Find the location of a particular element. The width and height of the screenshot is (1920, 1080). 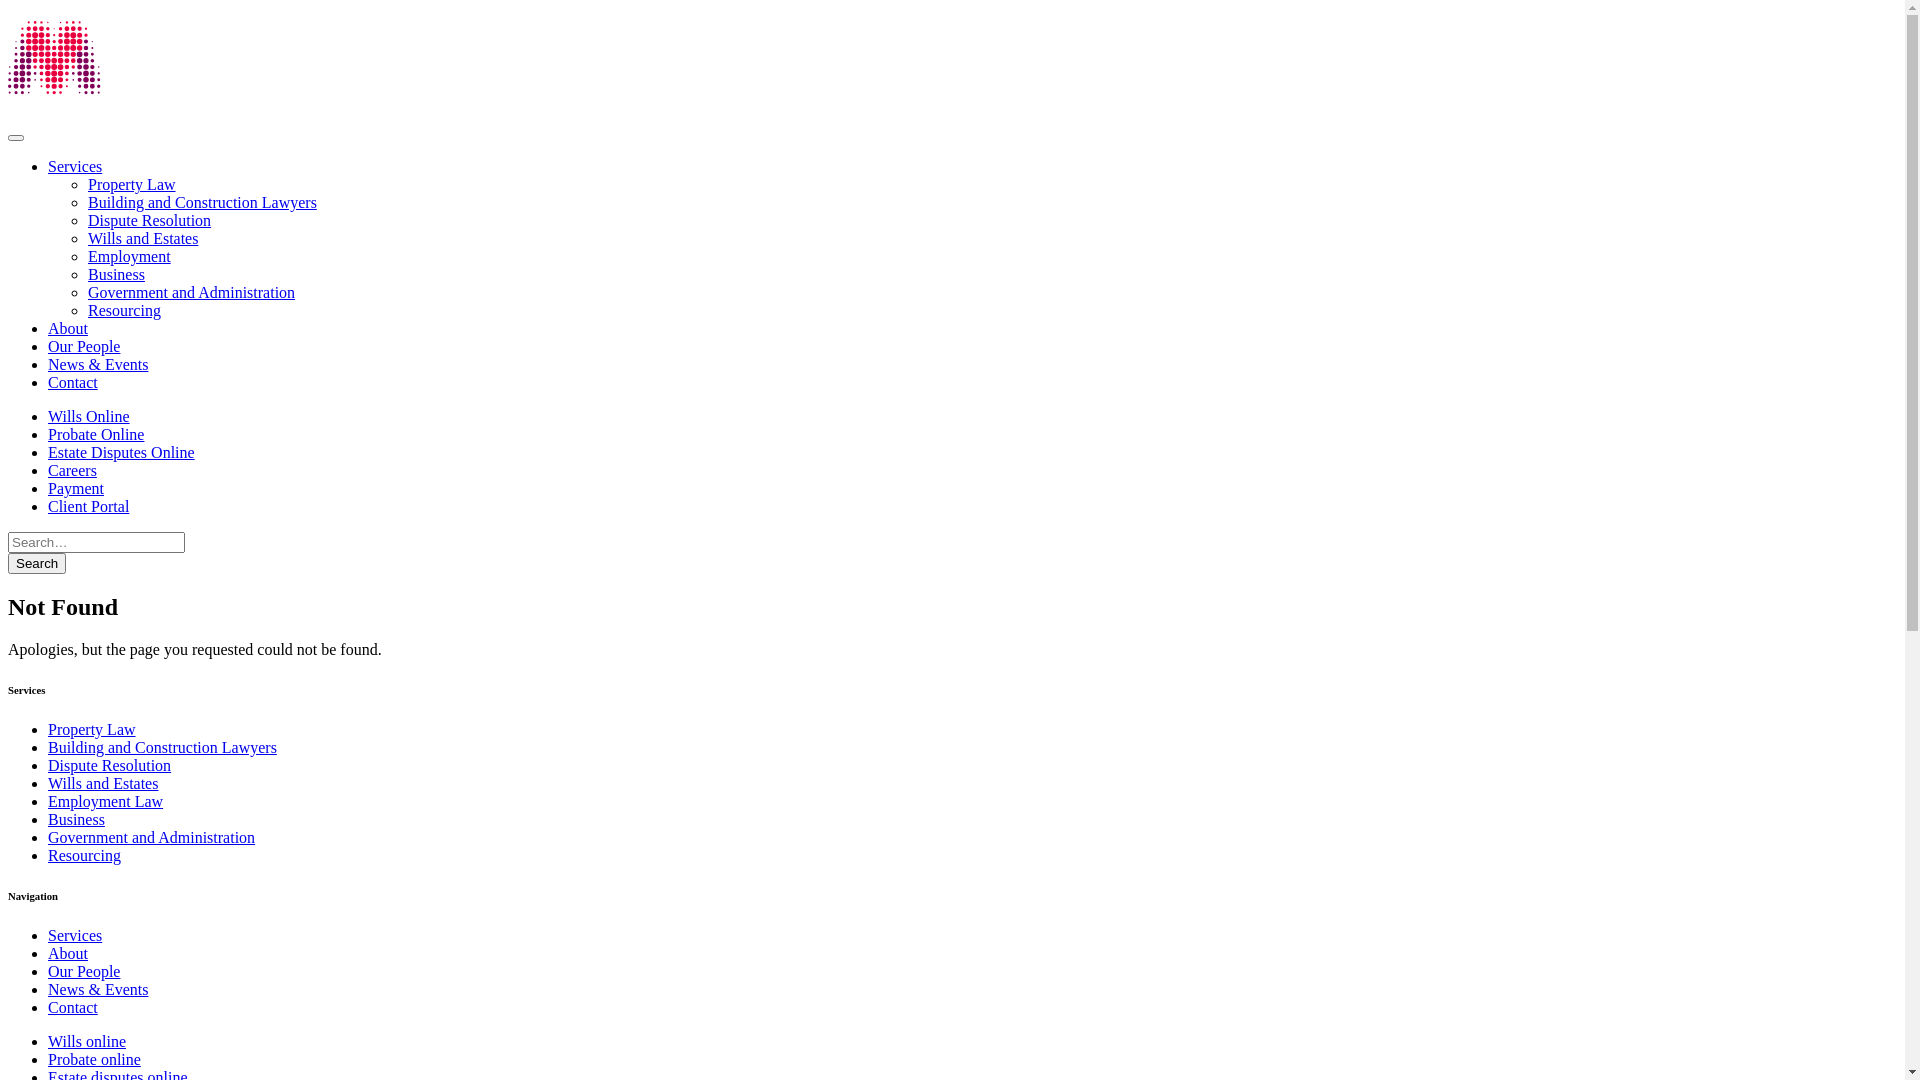

'Probate online' is located at coordinates (93, 1058).